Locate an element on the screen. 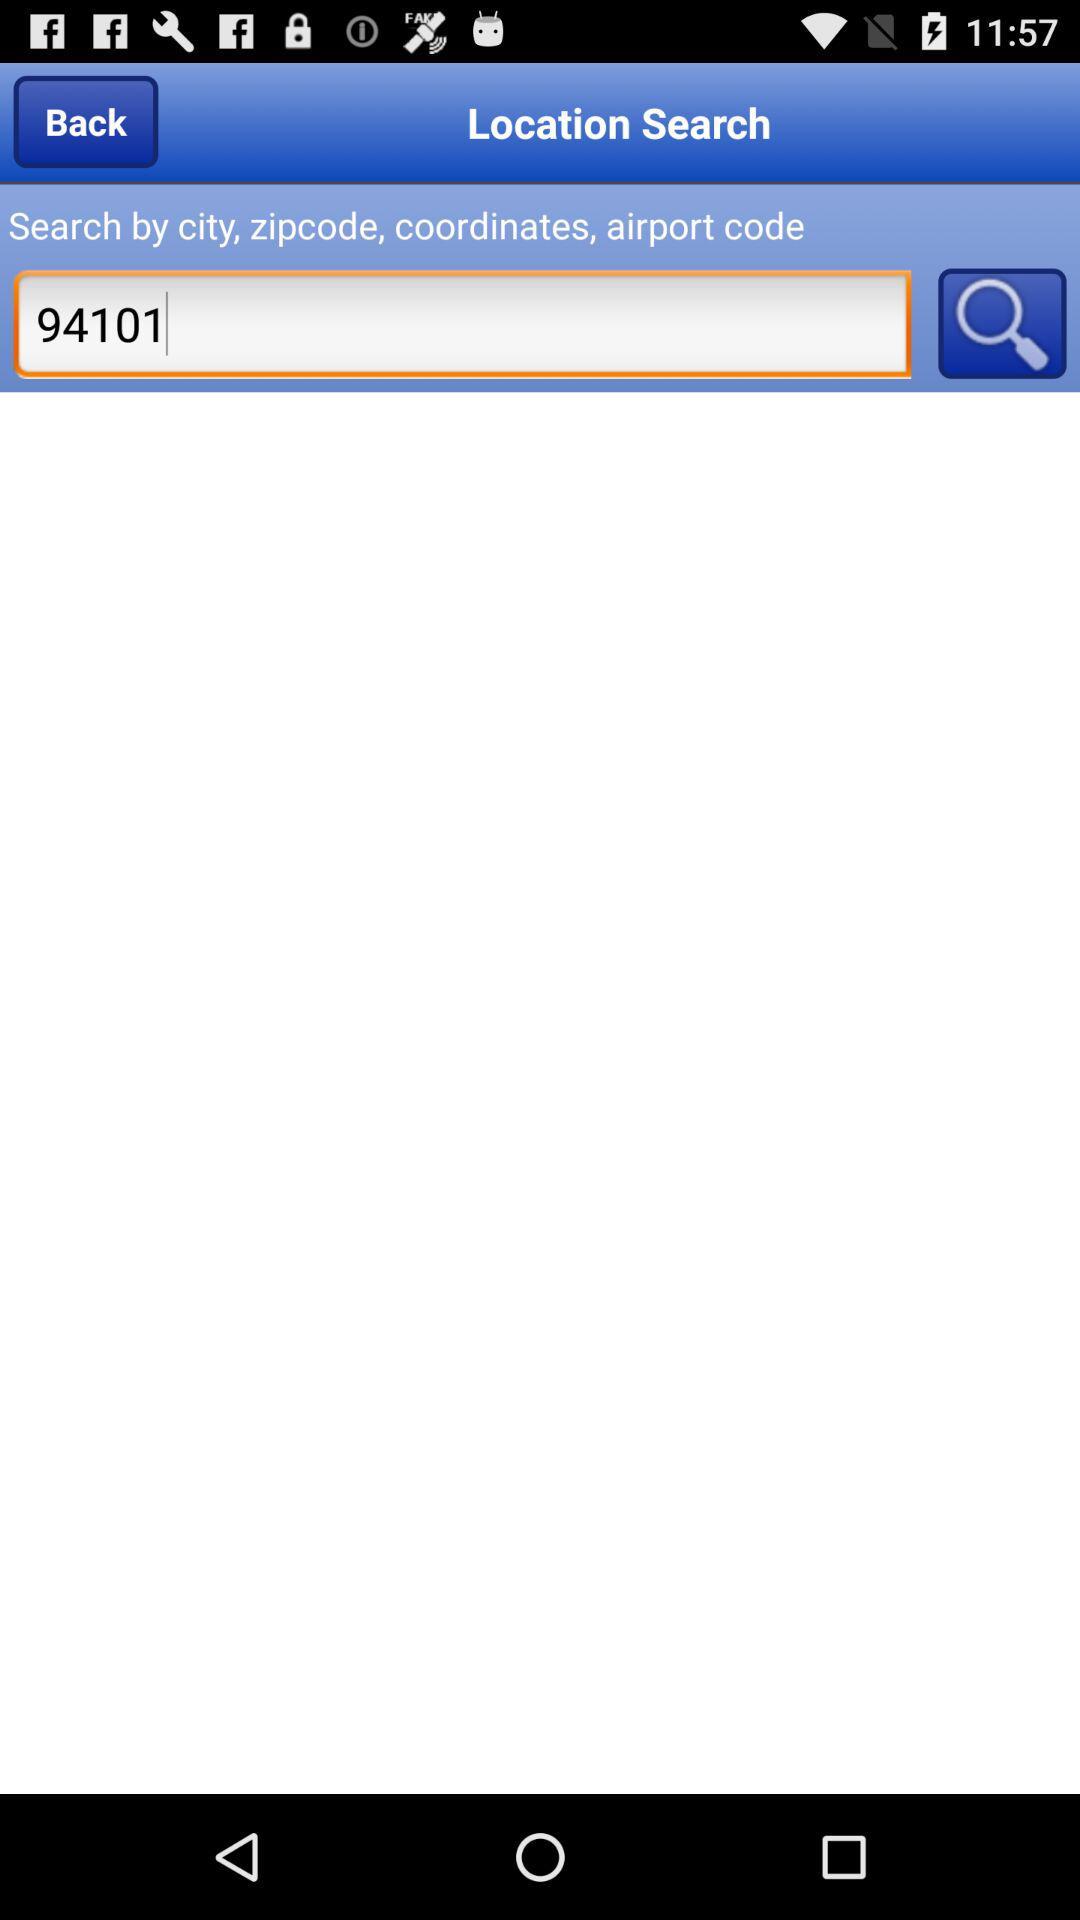 This screenshot has width=1080, height=1920. the back icon is located at coordinates (84, 120).